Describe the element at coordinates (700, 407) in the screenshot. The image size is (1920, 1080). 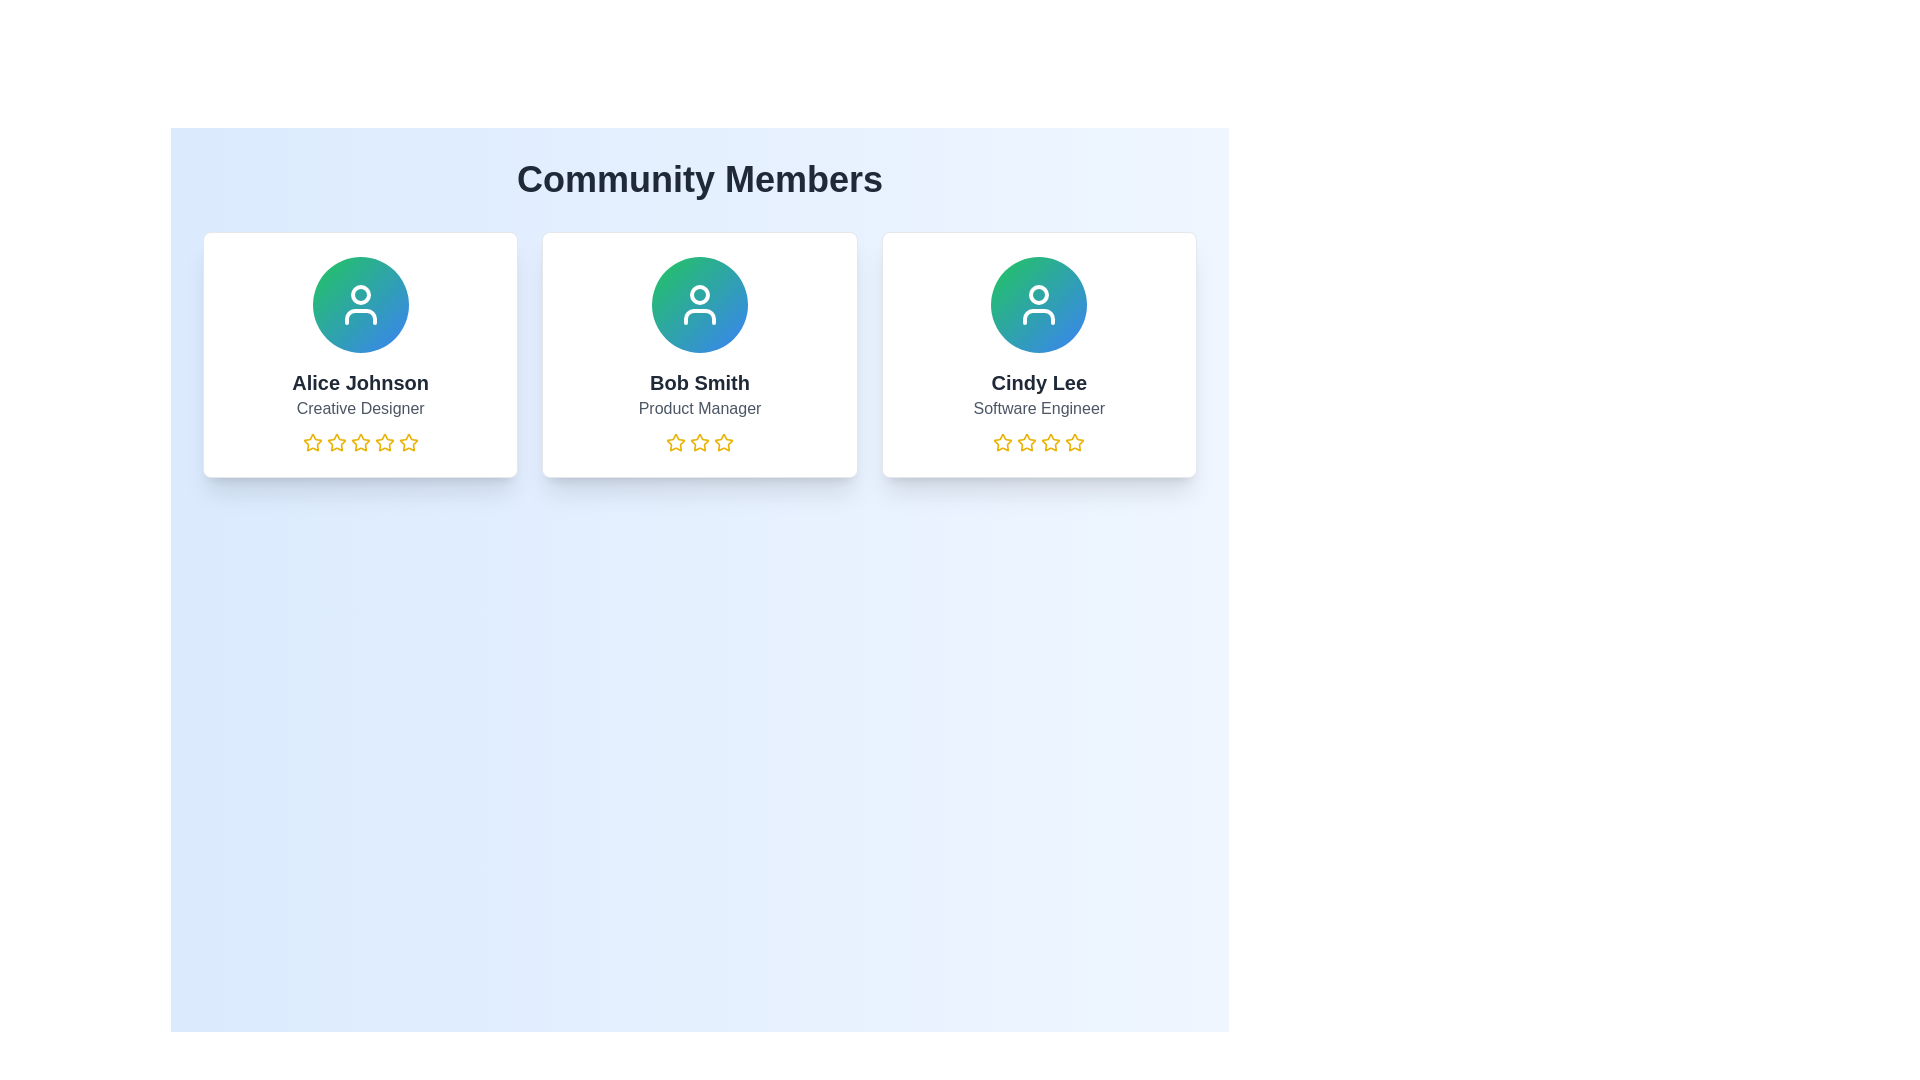
I see `the Text Label that indicates the role 'Product Manager' located below 'Bob Smith' in the middle profile card under 'Community Members'` at that location.